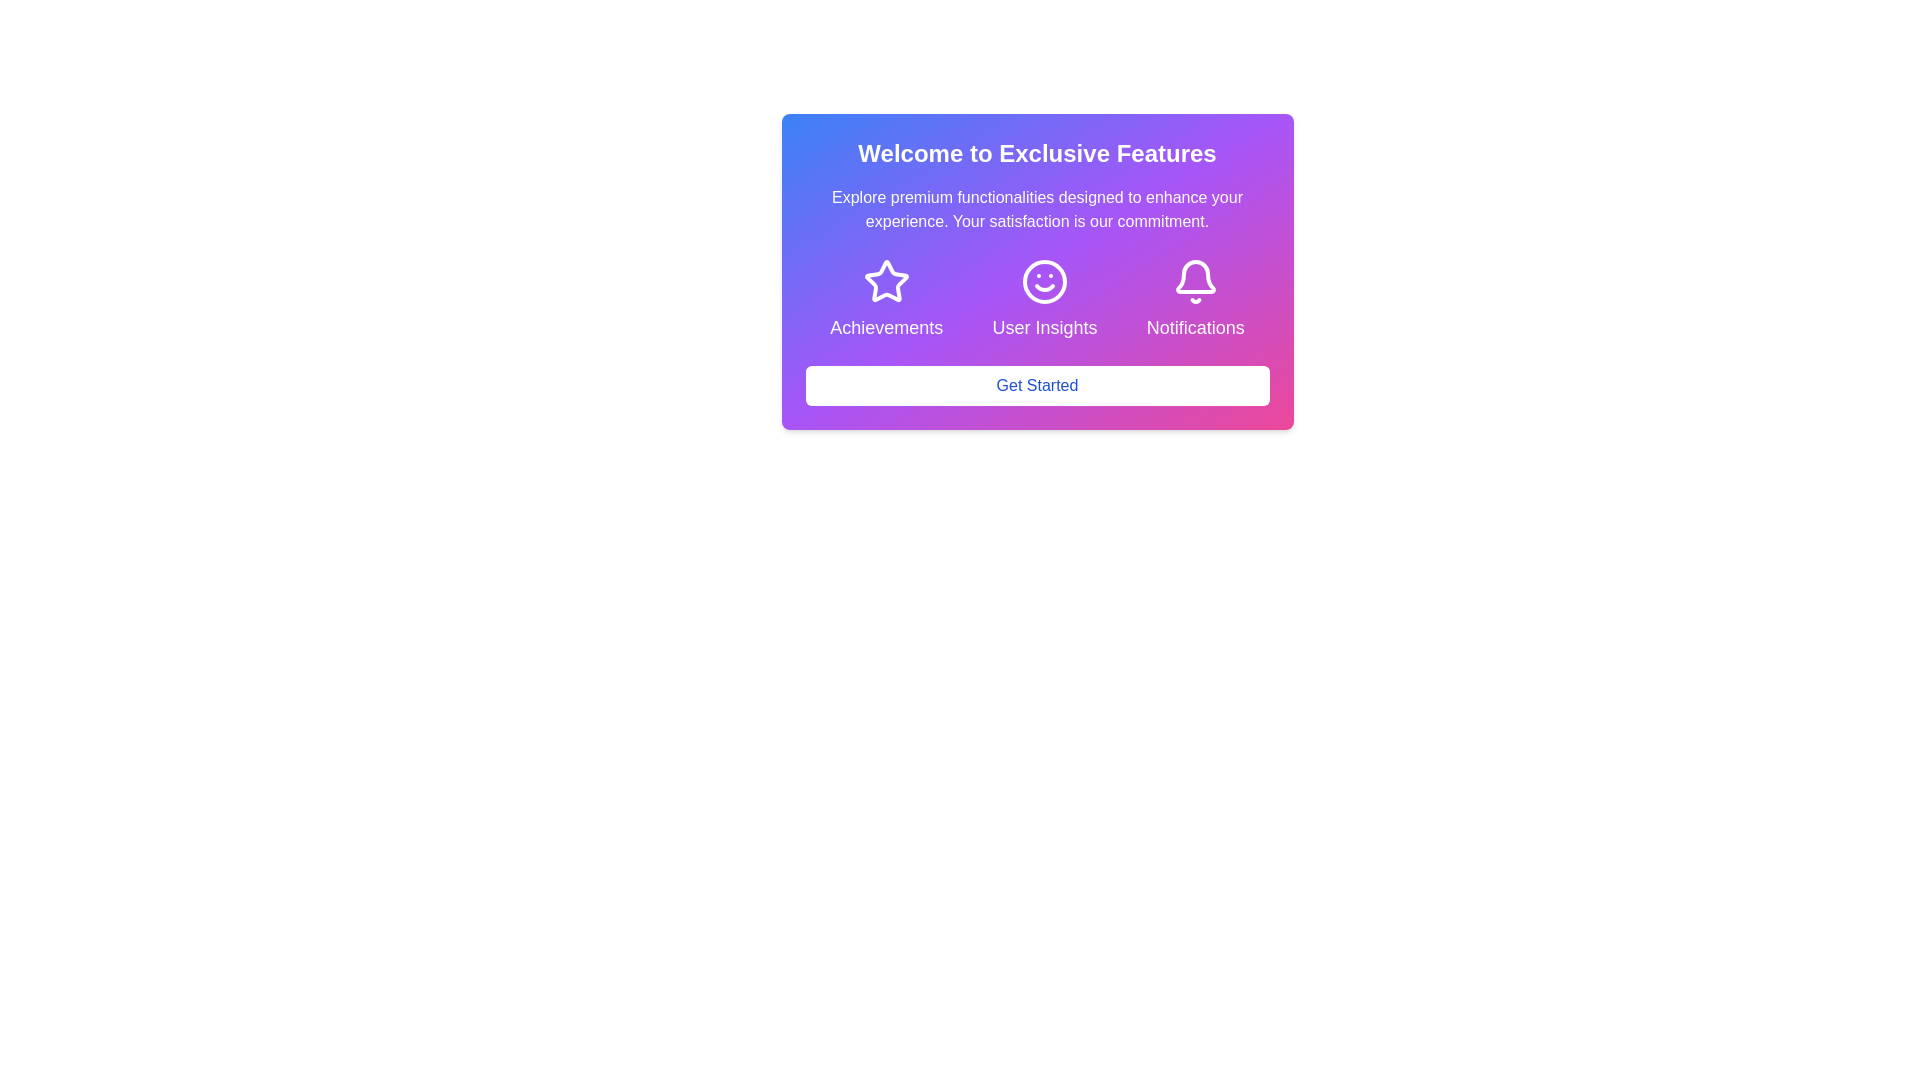 The height and width of the screenshot is (1080, 1920). I want to click on the 'Achievements' button located in the top area of the interface, which is the leftmost element in a set of three, so click(885, 300).